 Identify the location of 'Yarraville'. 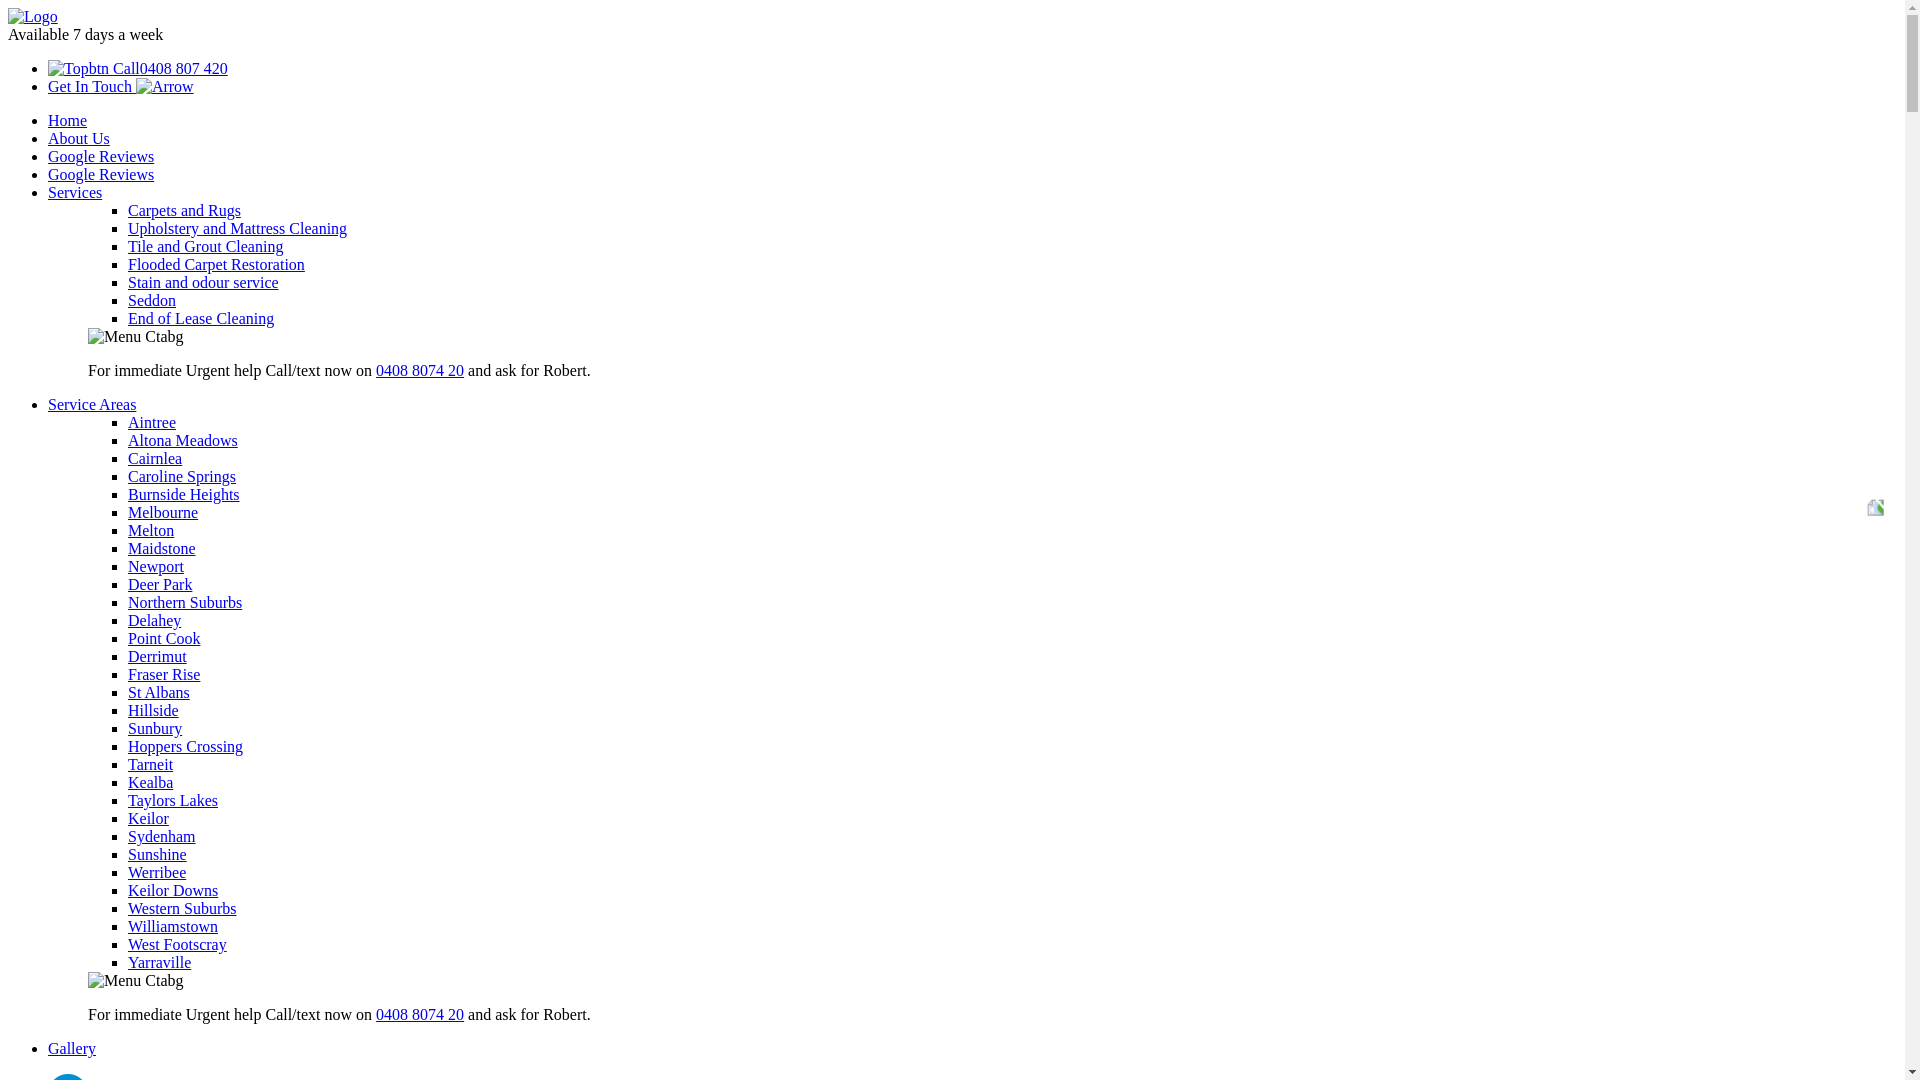
(127, 961).